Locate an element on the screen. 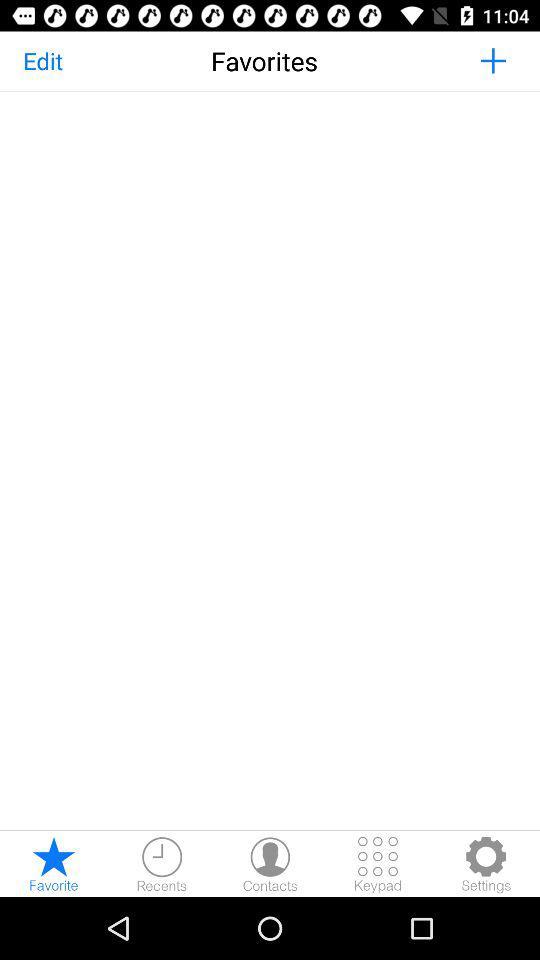 Image resolution: width=540 pixels, height=960 pixels. show favorites is located at coordinates (54, 863).